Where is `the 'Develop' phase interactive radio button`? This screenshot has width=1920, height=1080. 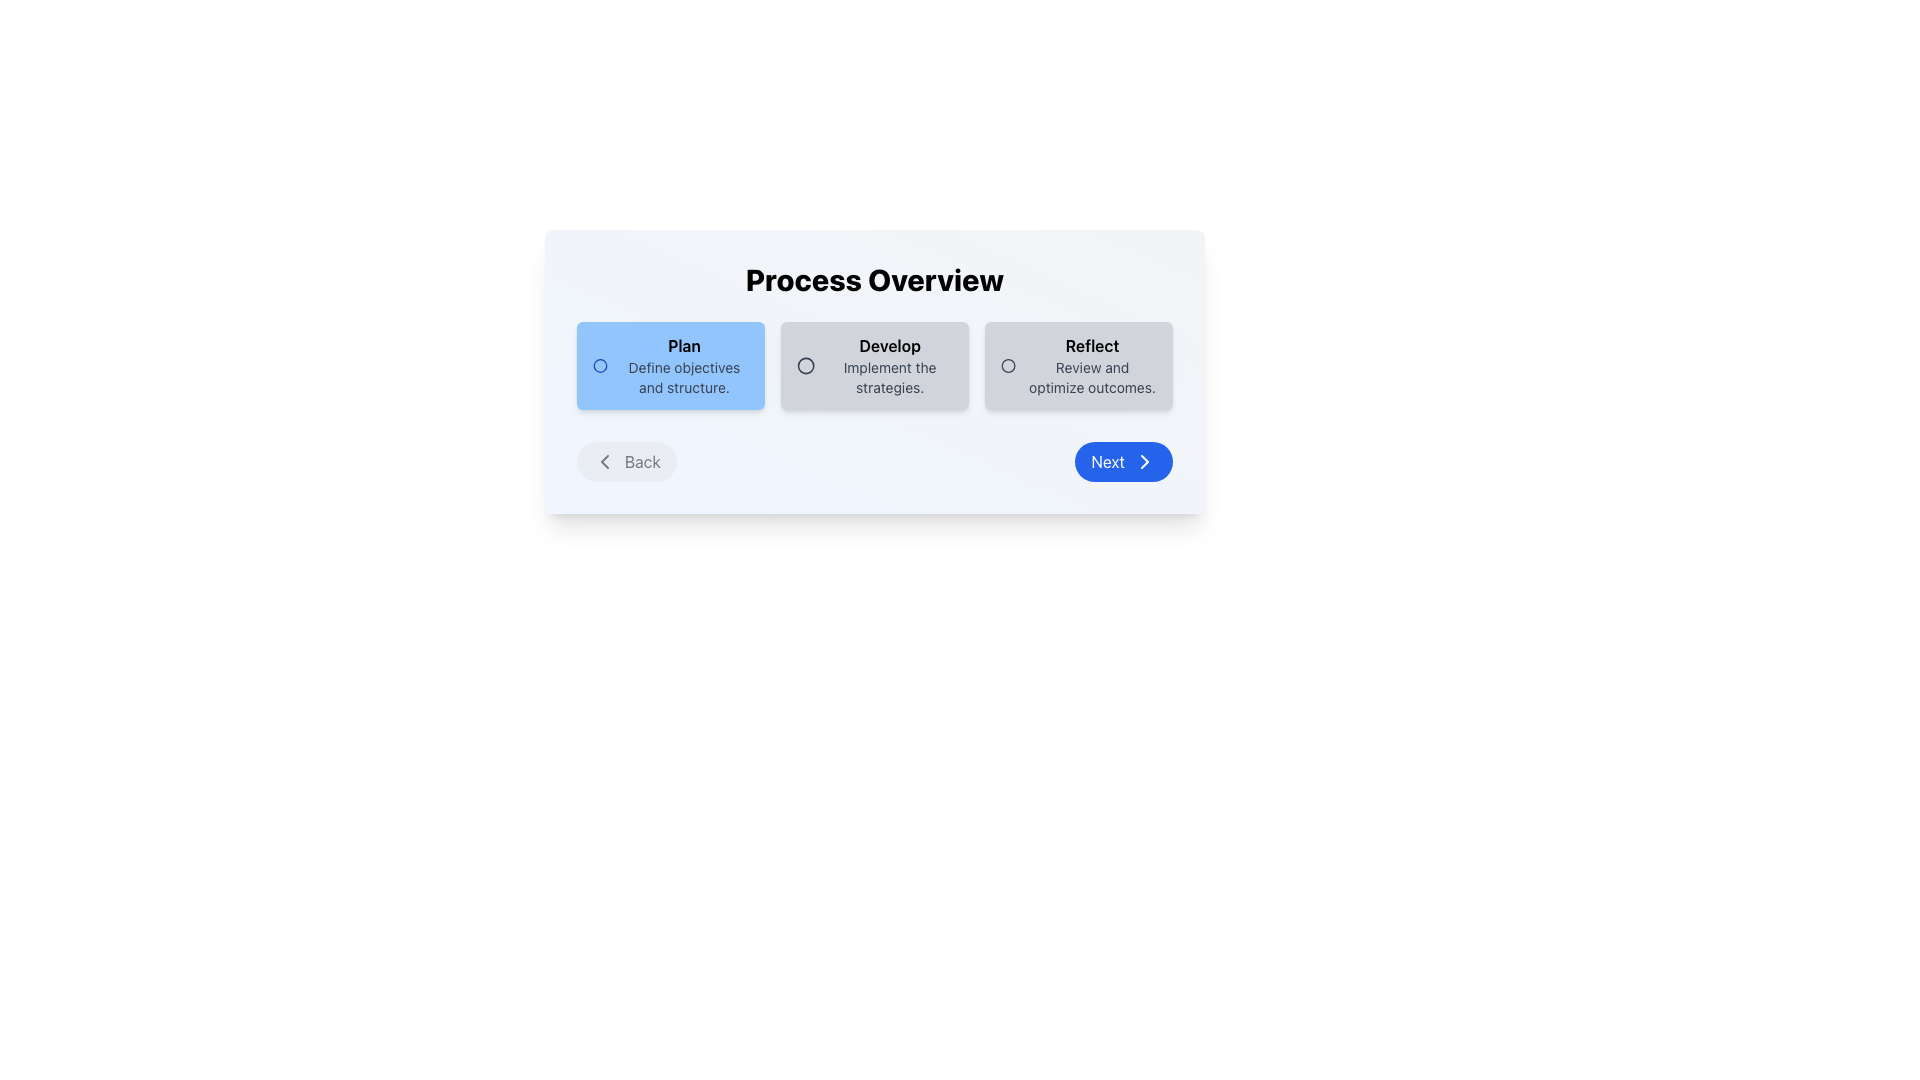
the 'Develop' phase interactive radio button is located at coordinates (874, 366).